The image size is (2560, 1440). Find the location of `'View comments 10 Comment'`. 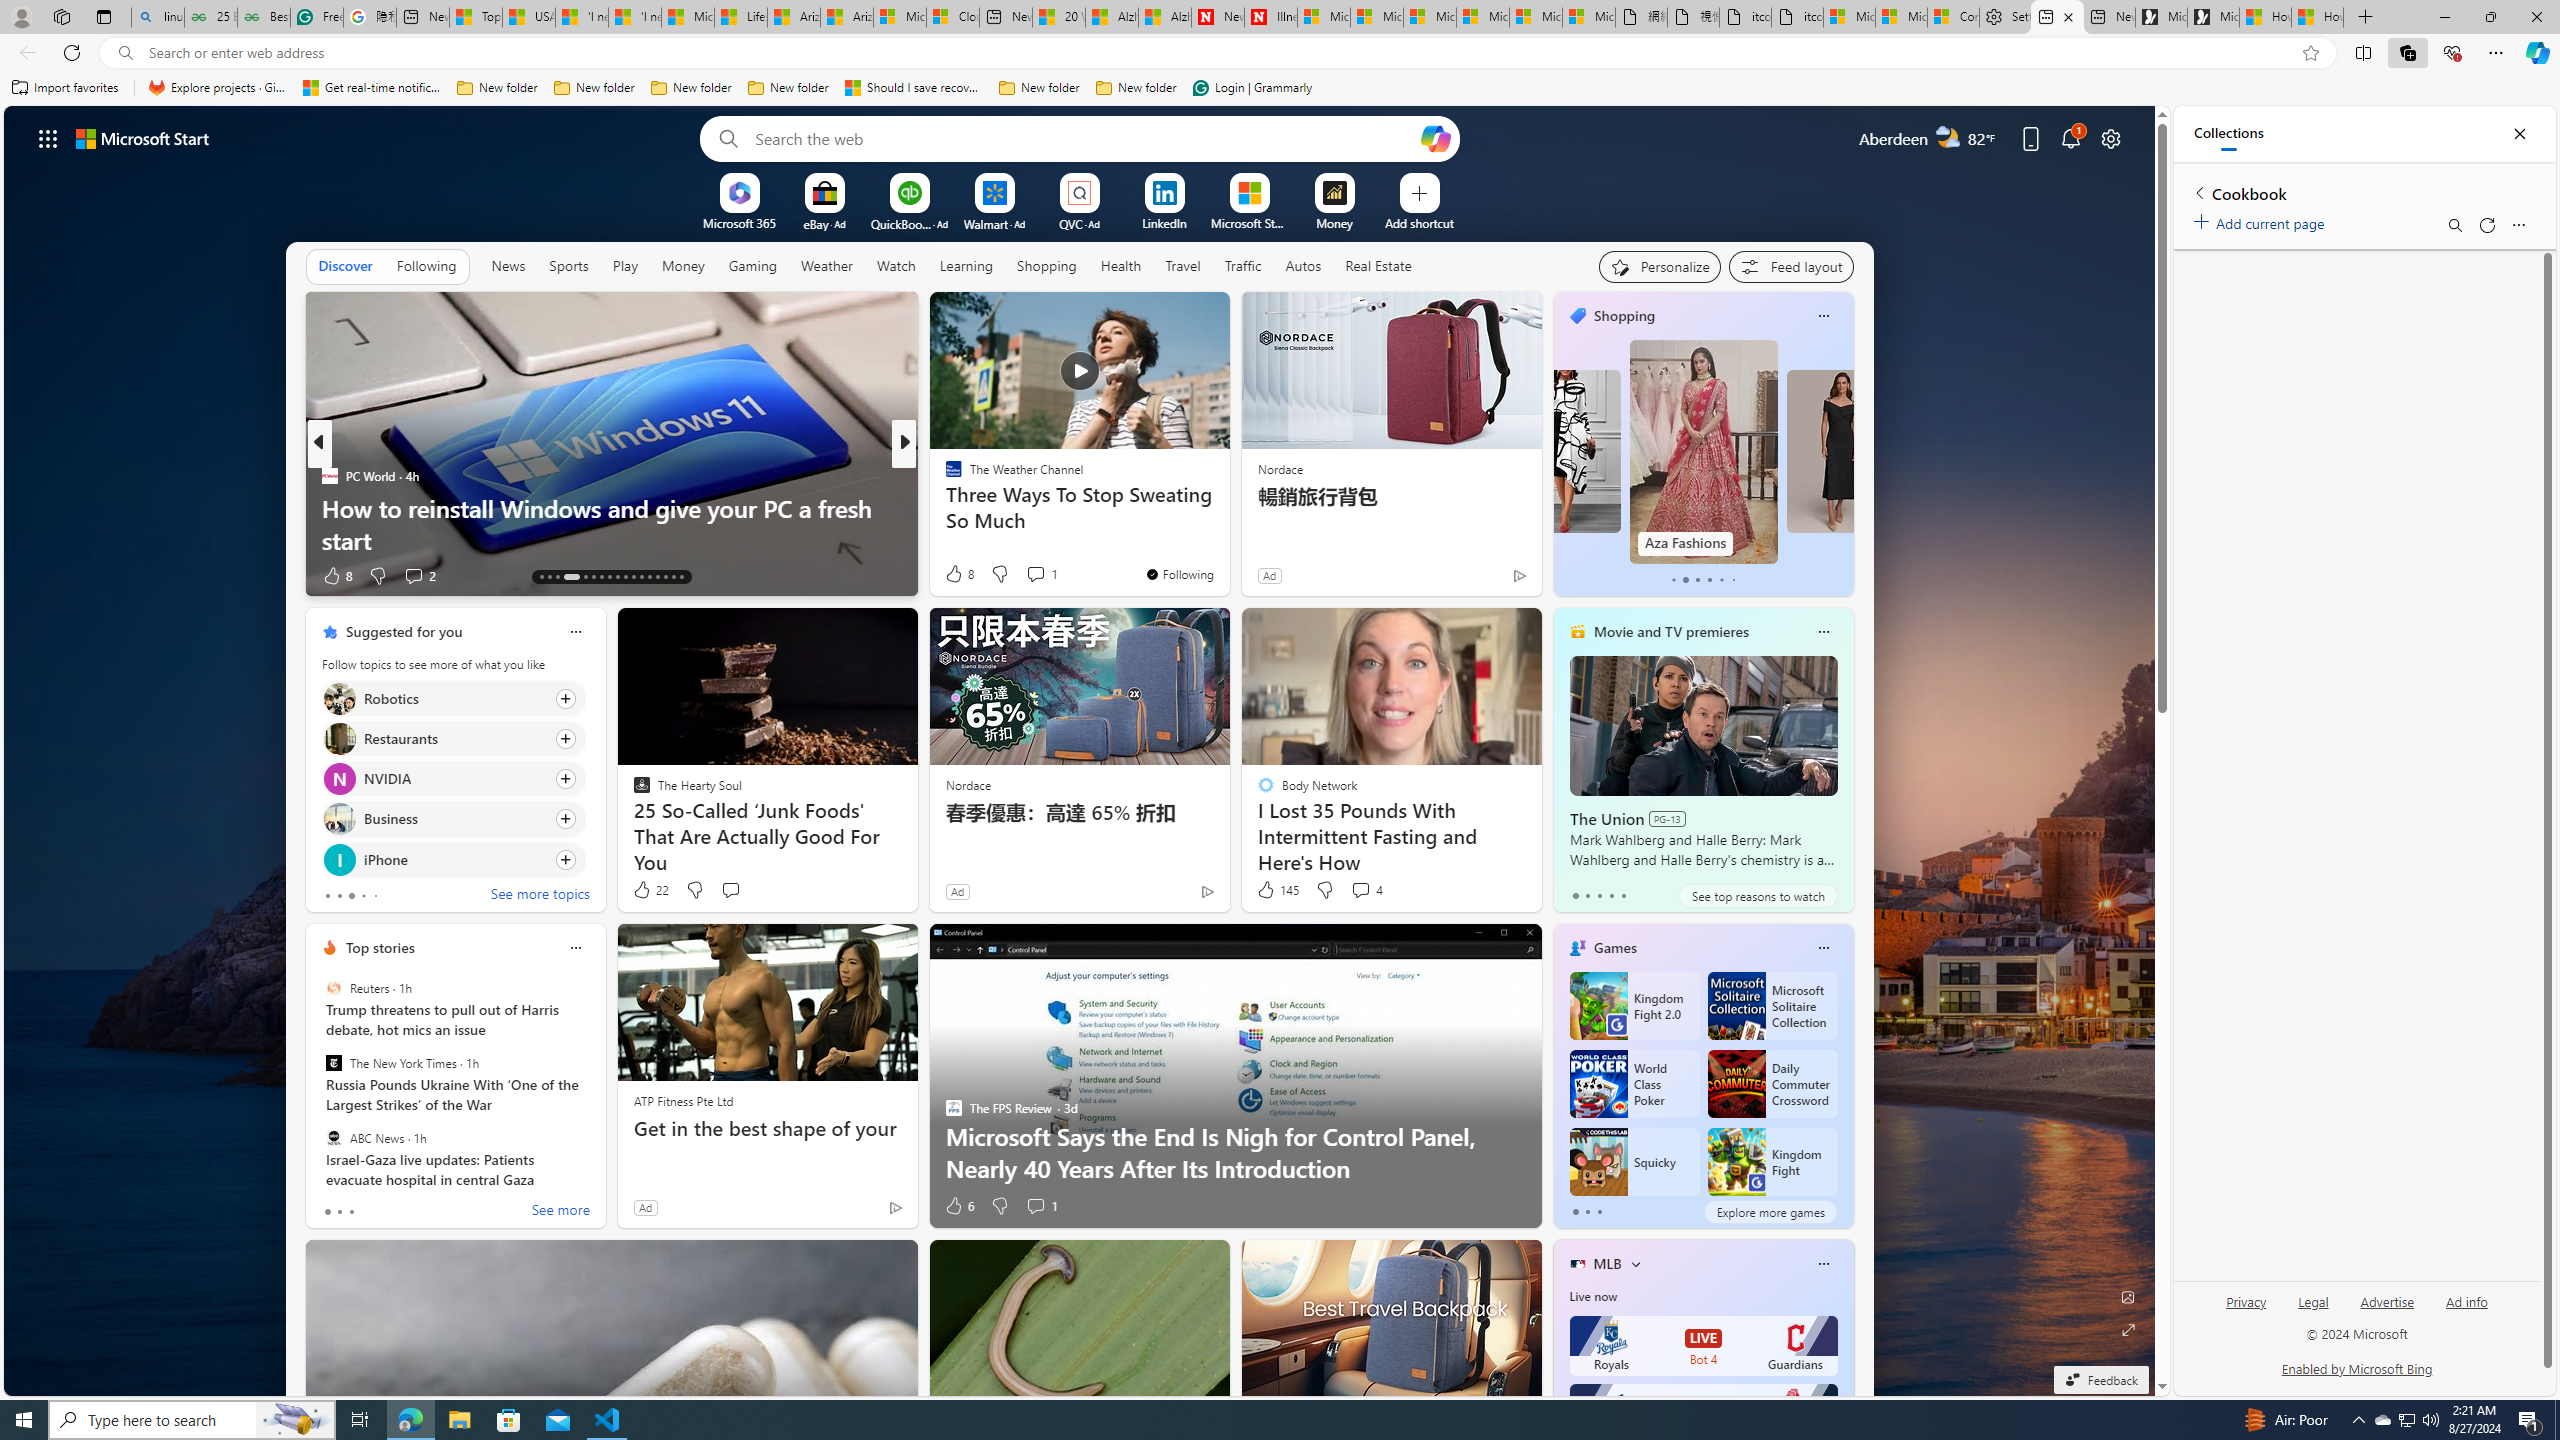

'View comments 10 Comment' is located at coordinates (1049, 575).